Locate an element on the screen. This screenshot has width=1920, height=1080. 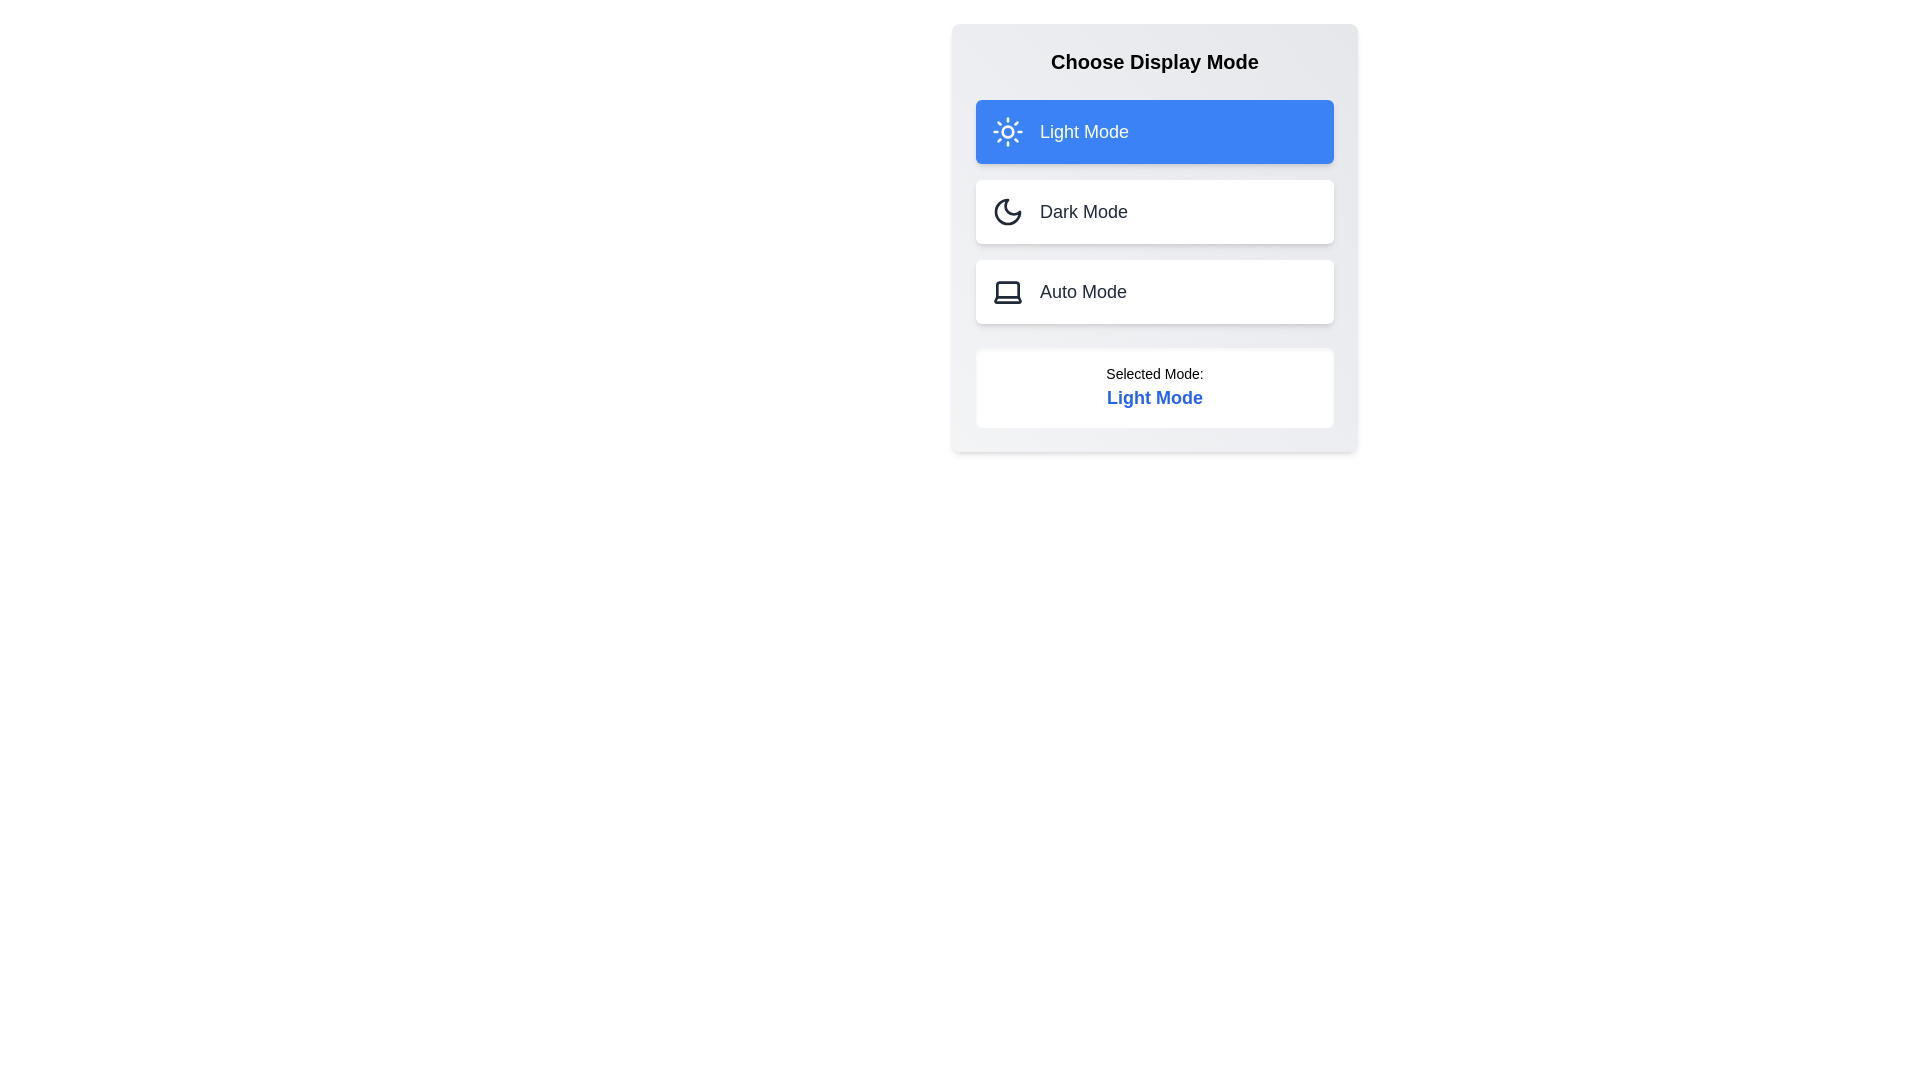
the button corresponding to Light Mode is located at coordinates (1155, 131).